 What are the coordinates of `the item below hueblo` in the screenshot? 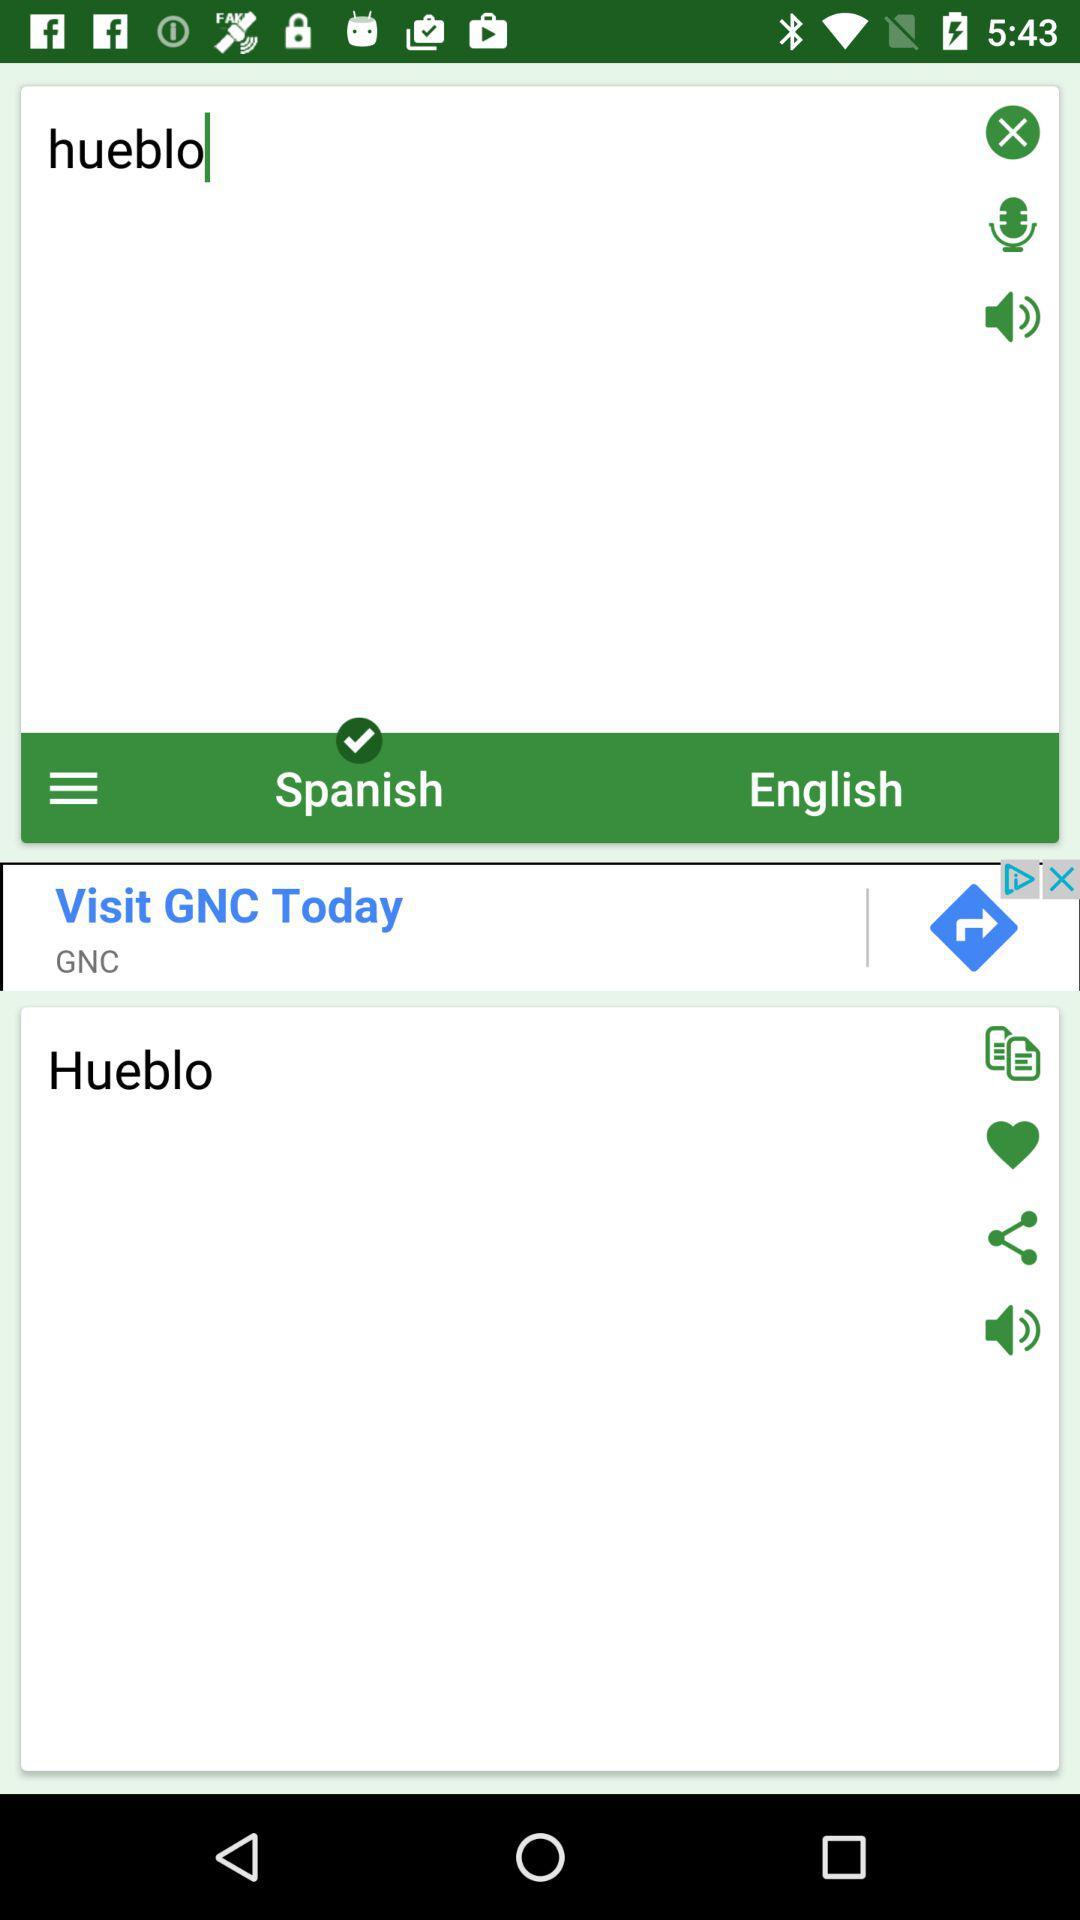 It's located at (358, 786).